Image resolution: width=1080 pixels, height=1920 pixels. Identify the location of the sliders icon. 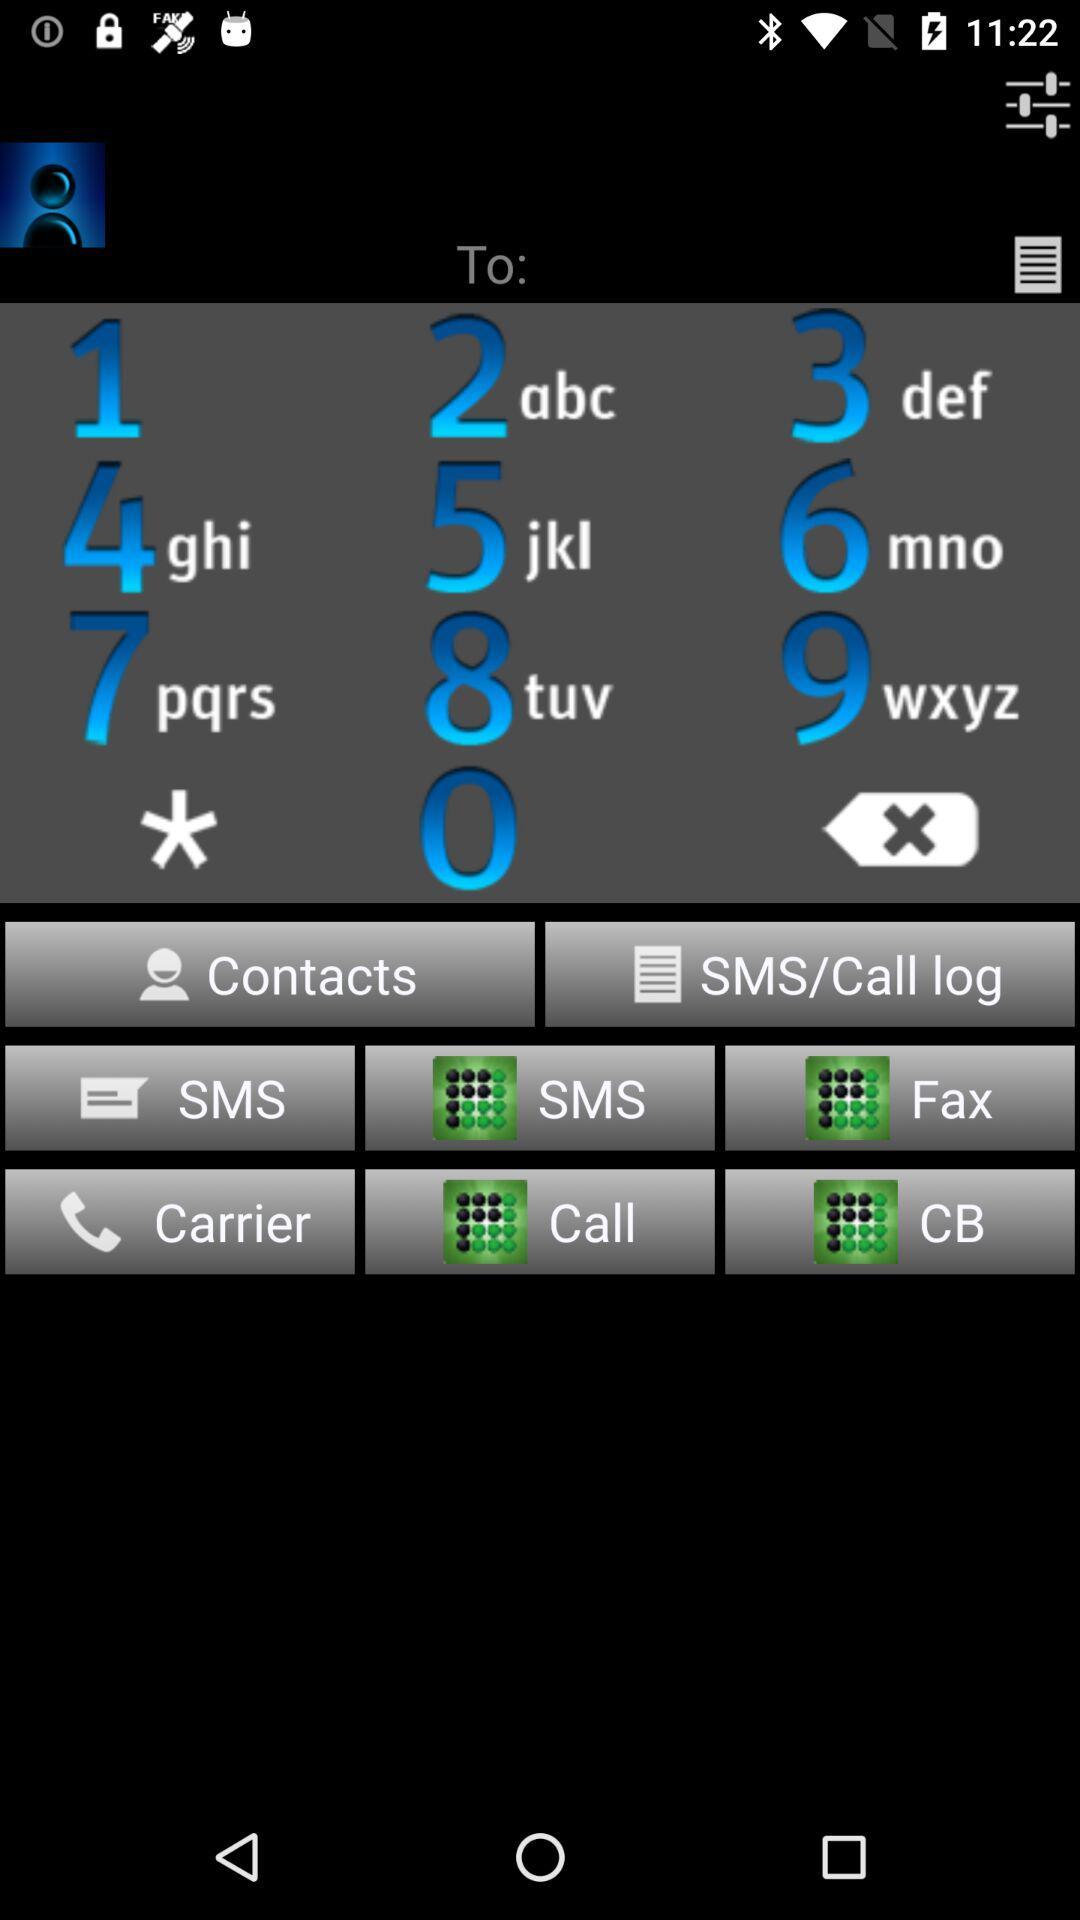
(180, 828).